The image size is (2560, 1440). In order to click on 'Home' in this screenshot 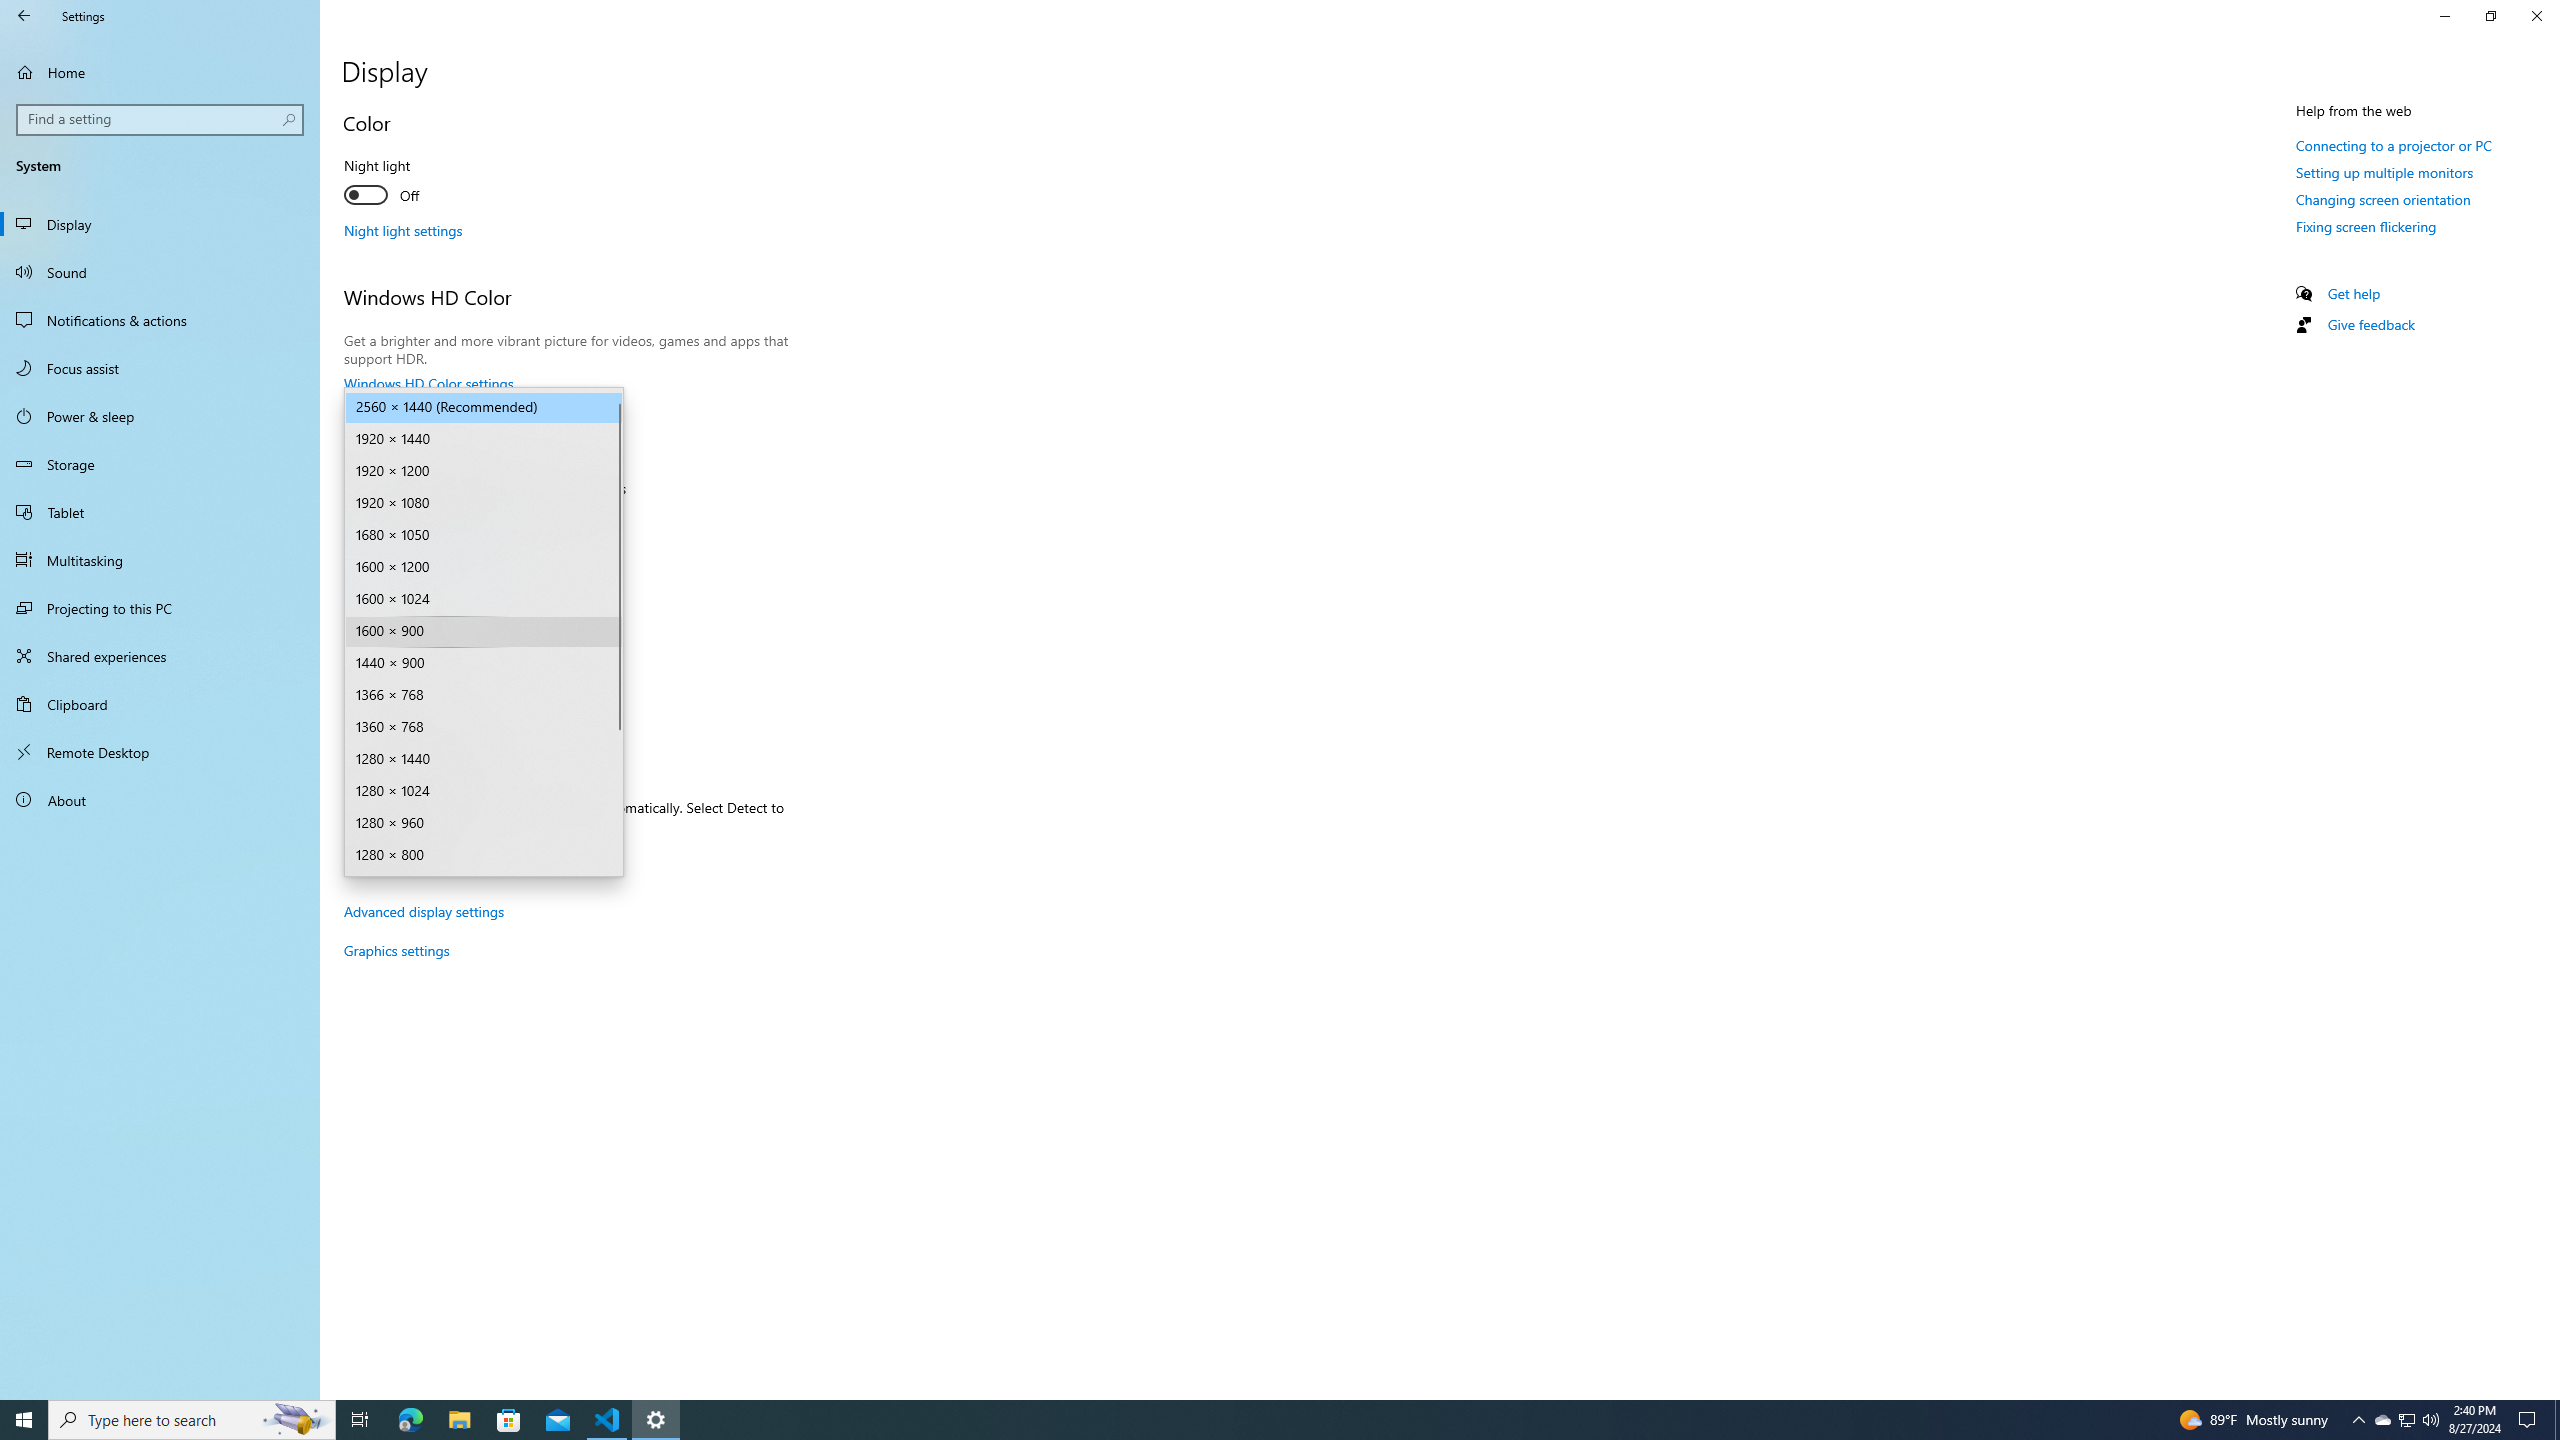, I will do `click(159, 72)`.